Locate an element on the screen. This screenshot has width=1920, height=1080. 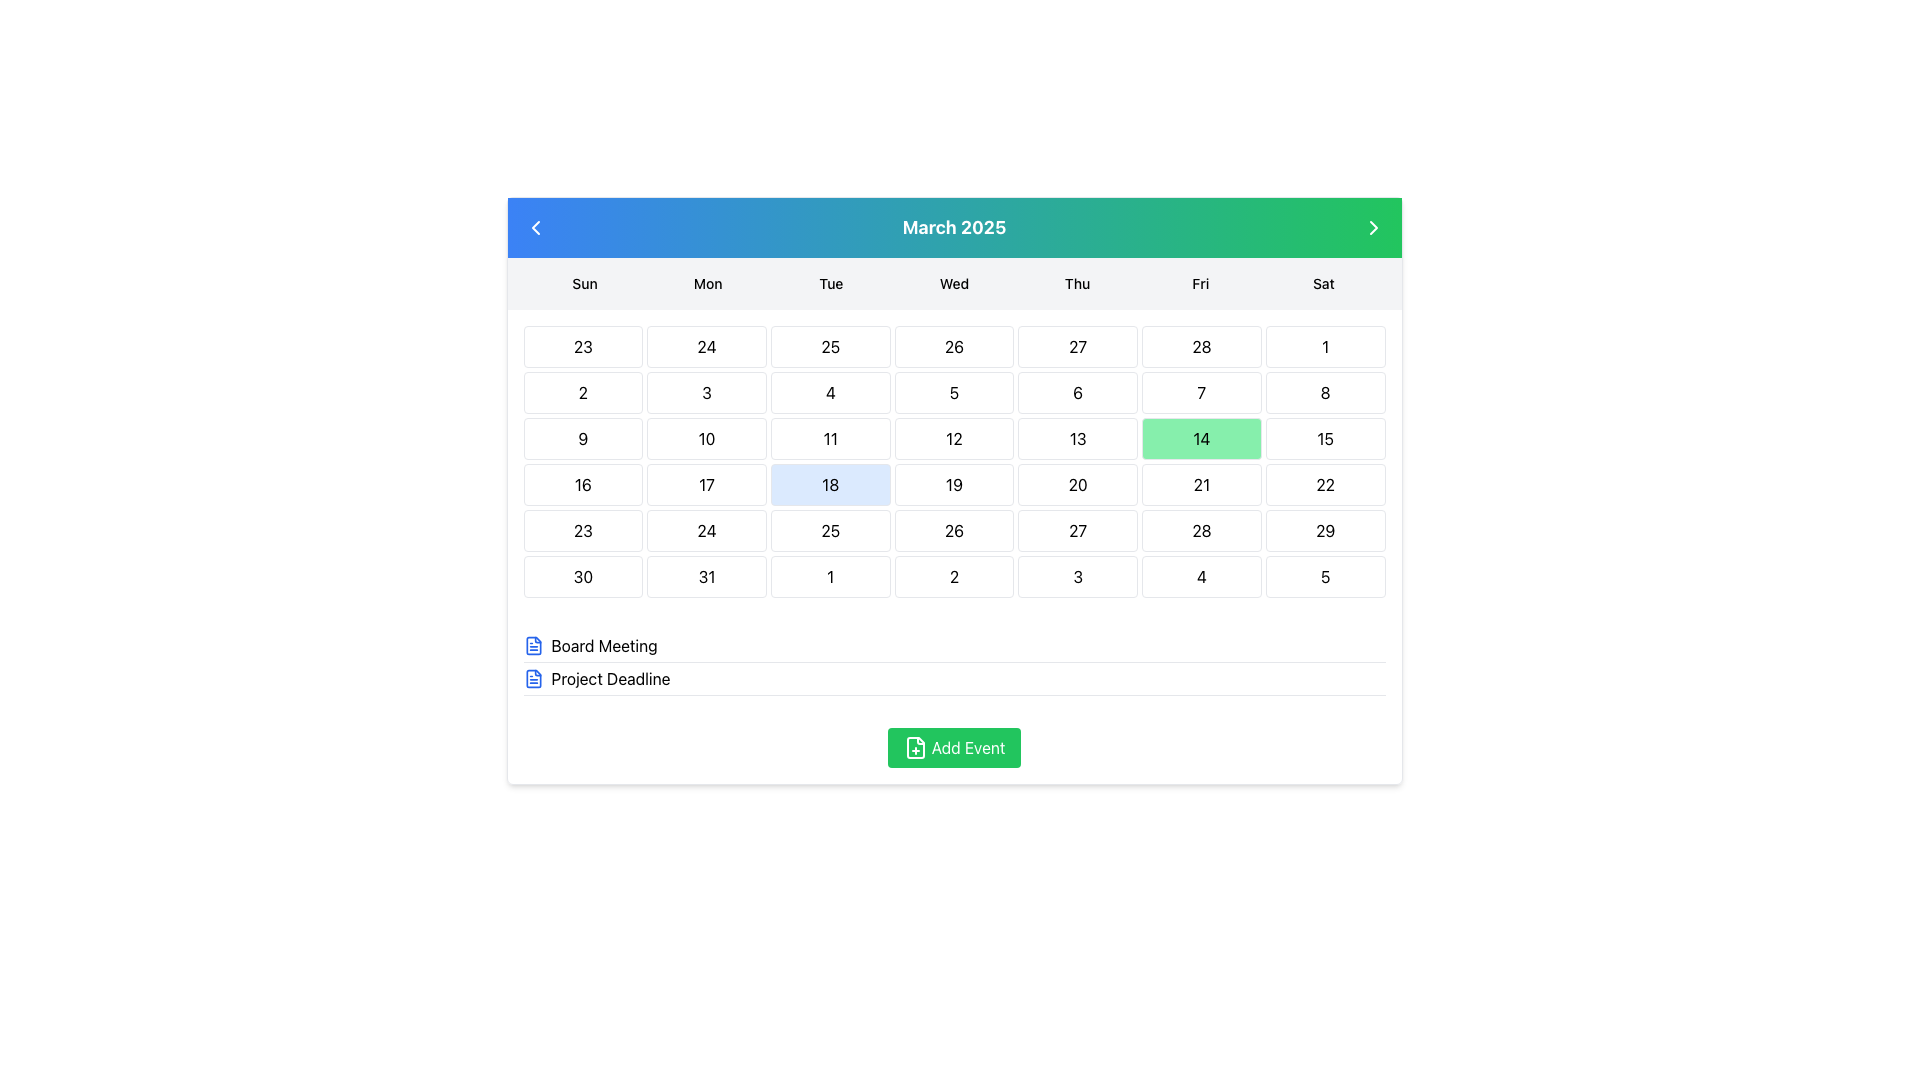
the static display cell representing the 27th day in the calendar view, located in the 5th row and 4th column of the grid layout is located at coordinates (1077, 530).